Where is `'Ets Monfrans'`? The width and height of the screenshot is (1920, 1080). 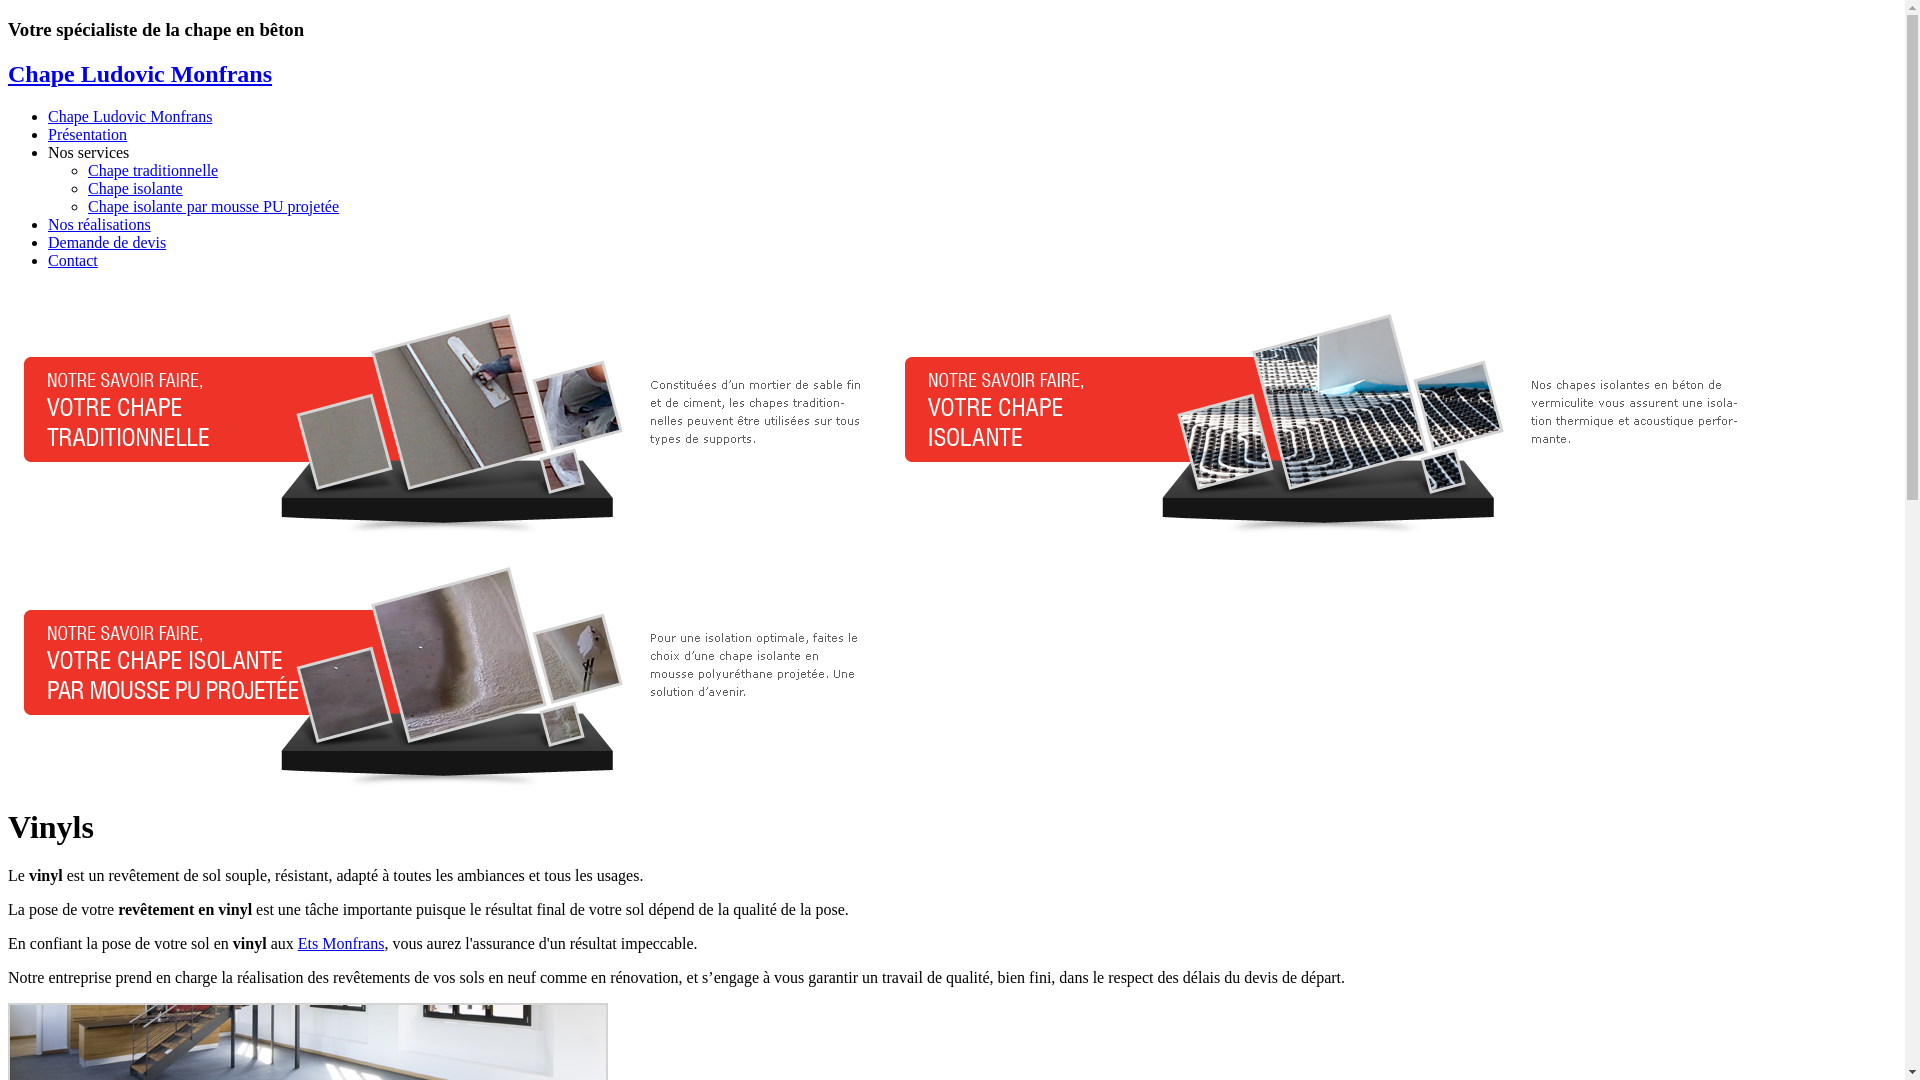
'Ets Monfrans' is located at coordinates (341, 943).